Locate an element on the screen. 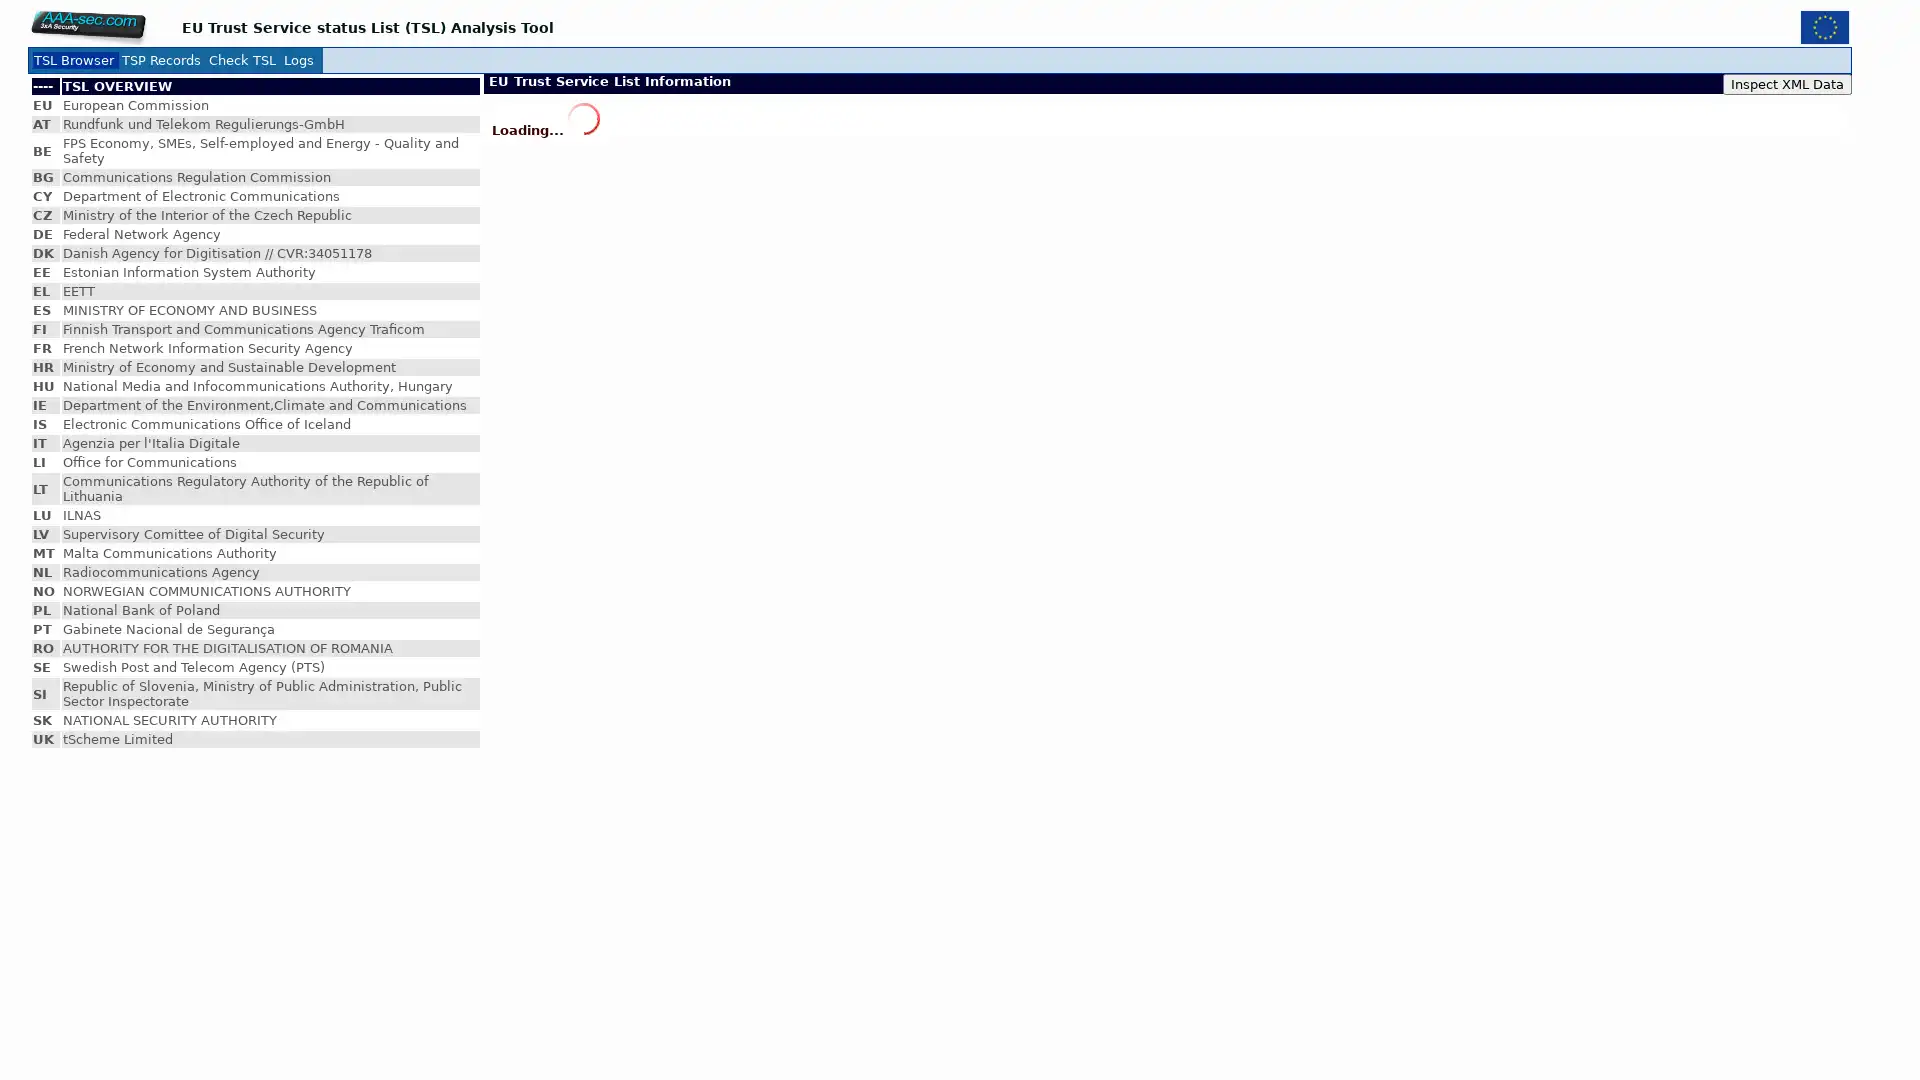  Inspect XML Data is located at coordinates (1787, 83).